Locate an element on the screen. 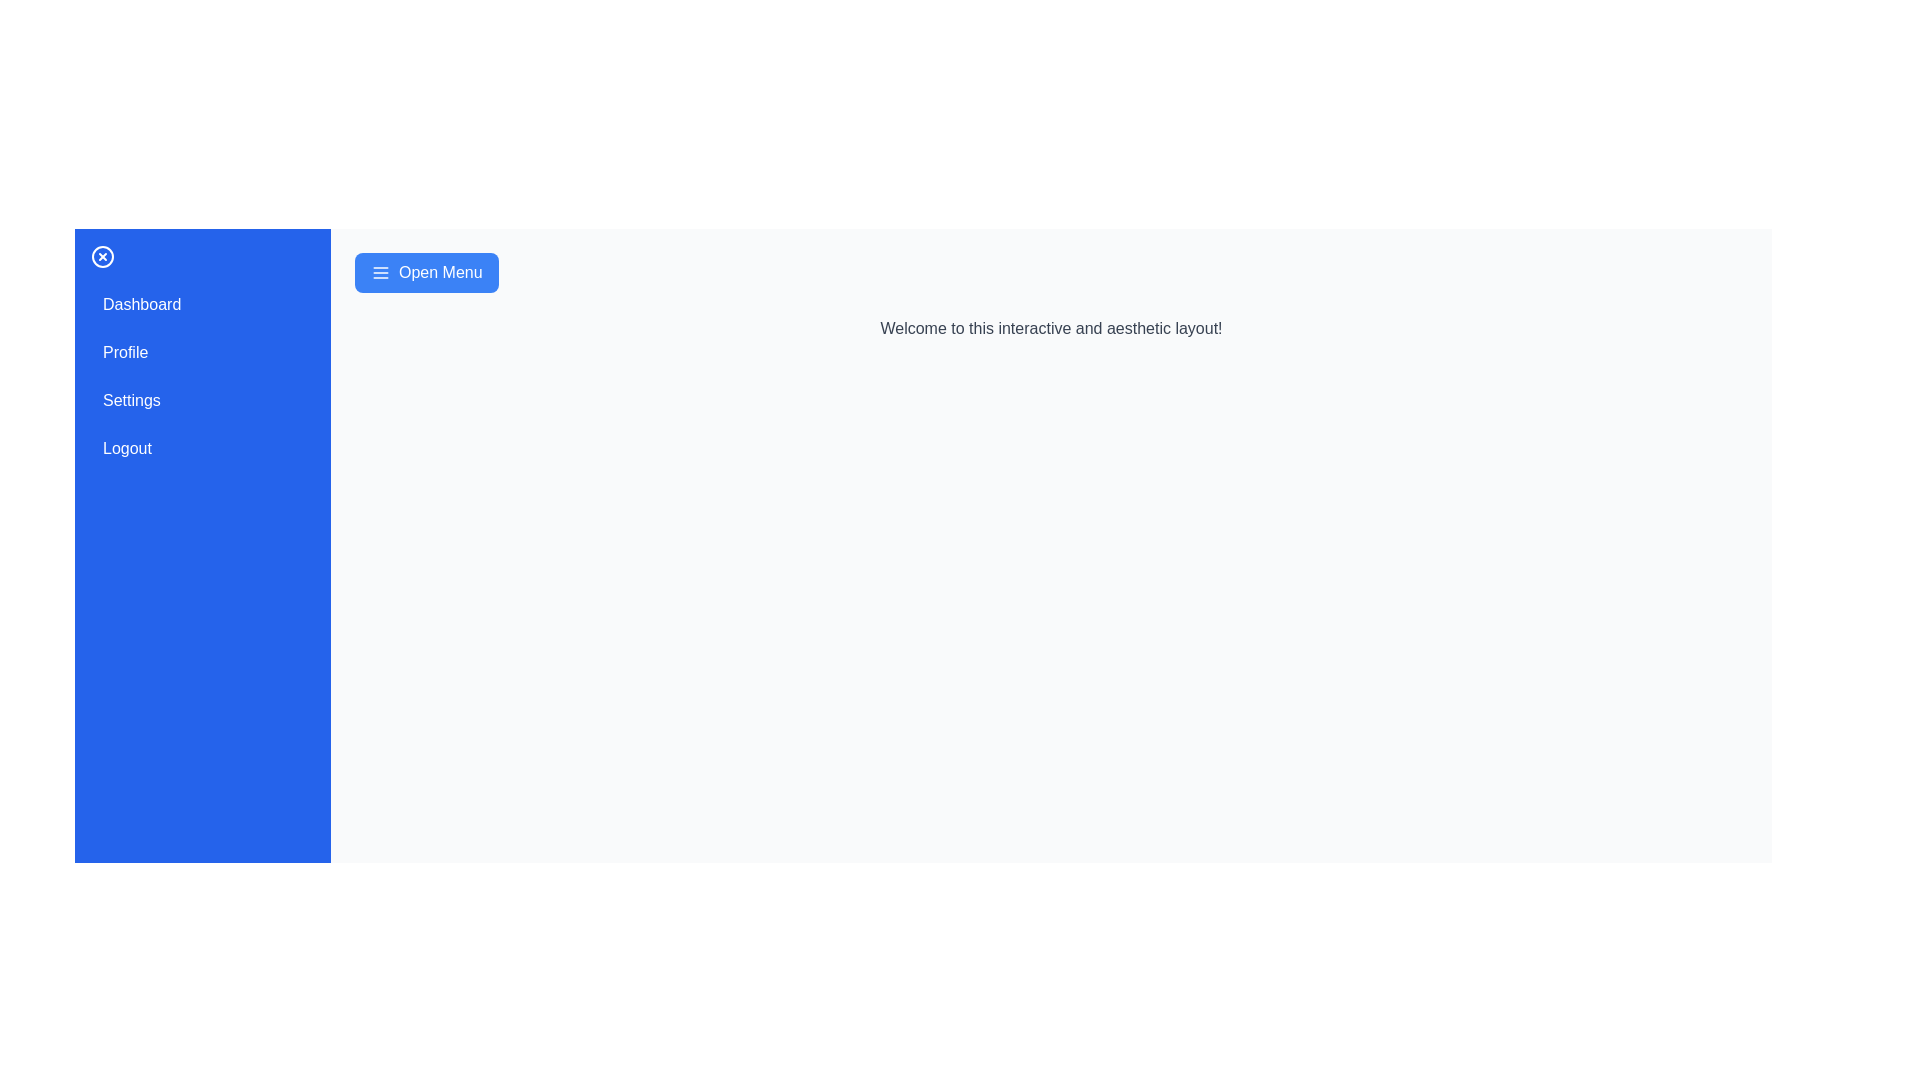 This screenshot has width=1920, height=1080. the menu item Profile to observe the hover effect is located at coordinates (202, 352).